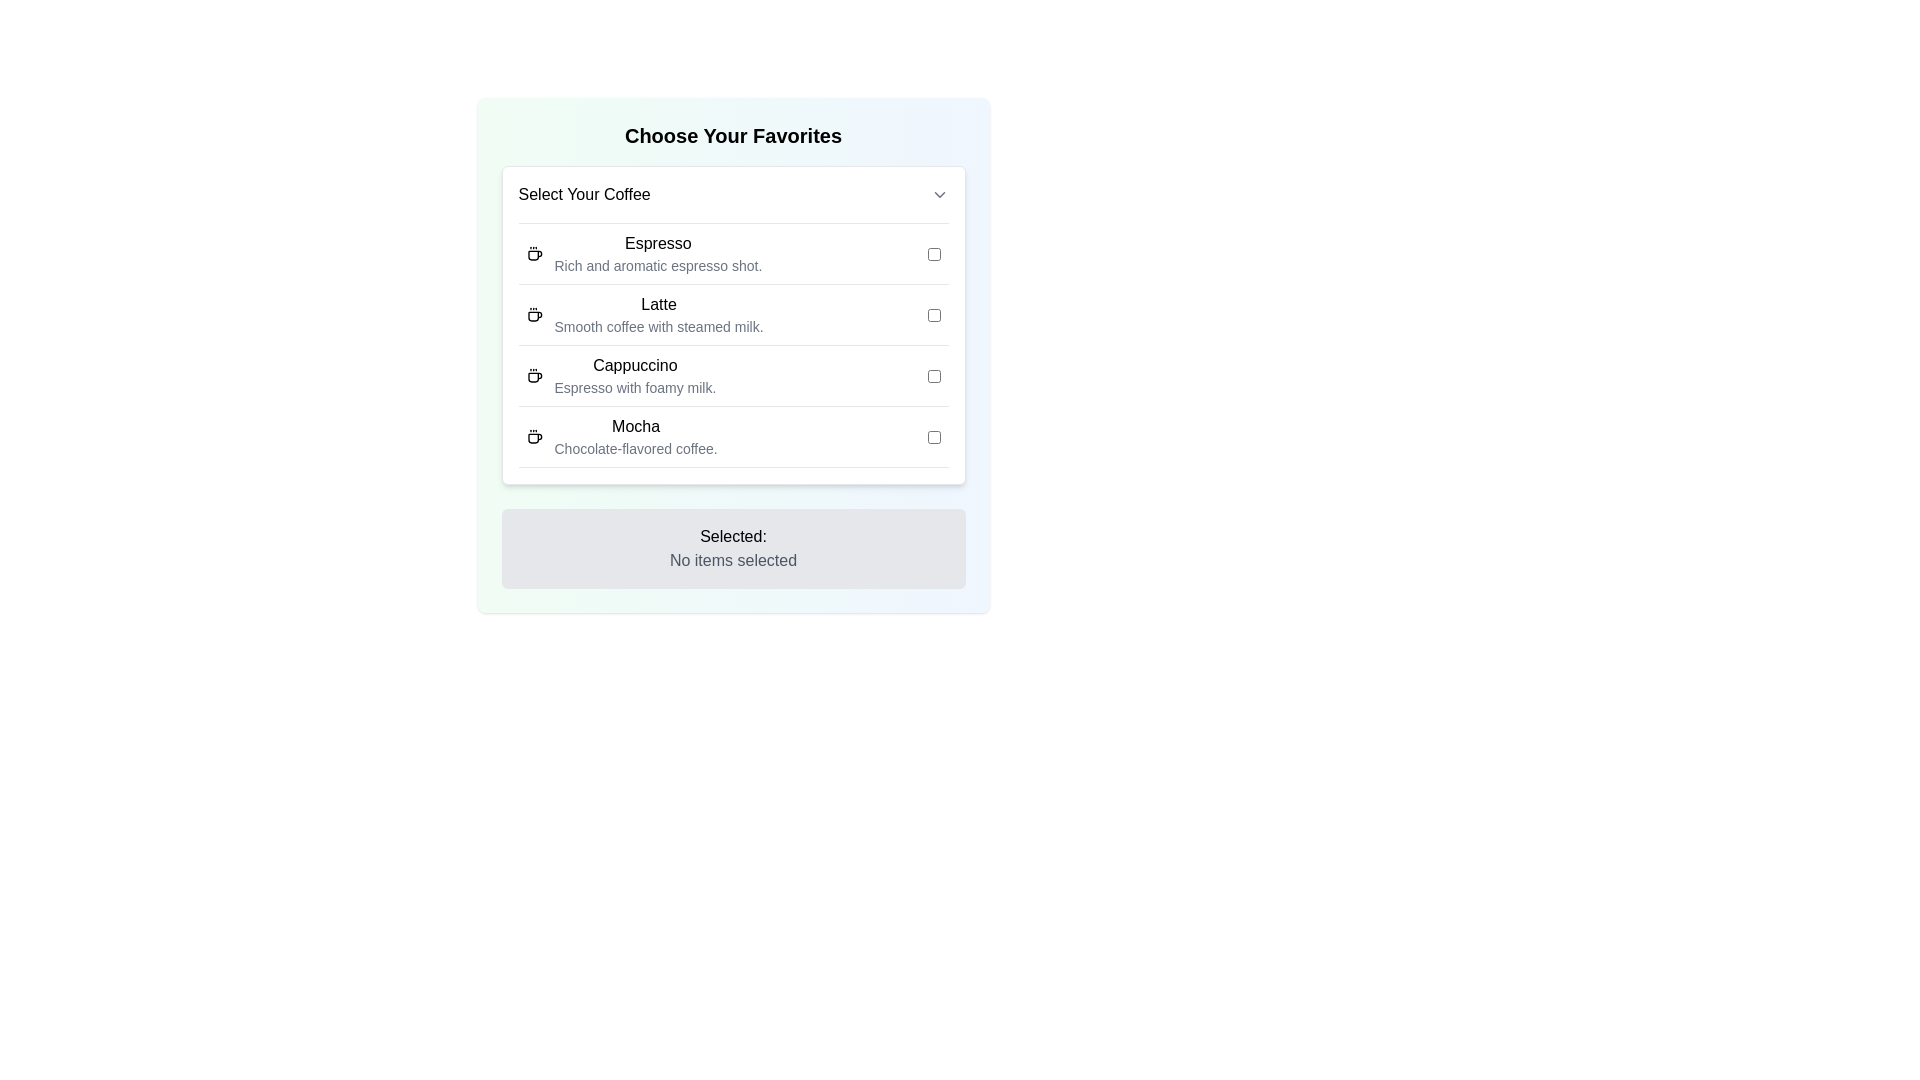  What do you see at coordinates (658, 315) in the screenshot?
I see `the 'Latte' coffee option text element, which provides a description of 'Smooth coffee with steamed milk.' and is located under the 'Select Your Coffee' section` at bounding box center [658, 315].